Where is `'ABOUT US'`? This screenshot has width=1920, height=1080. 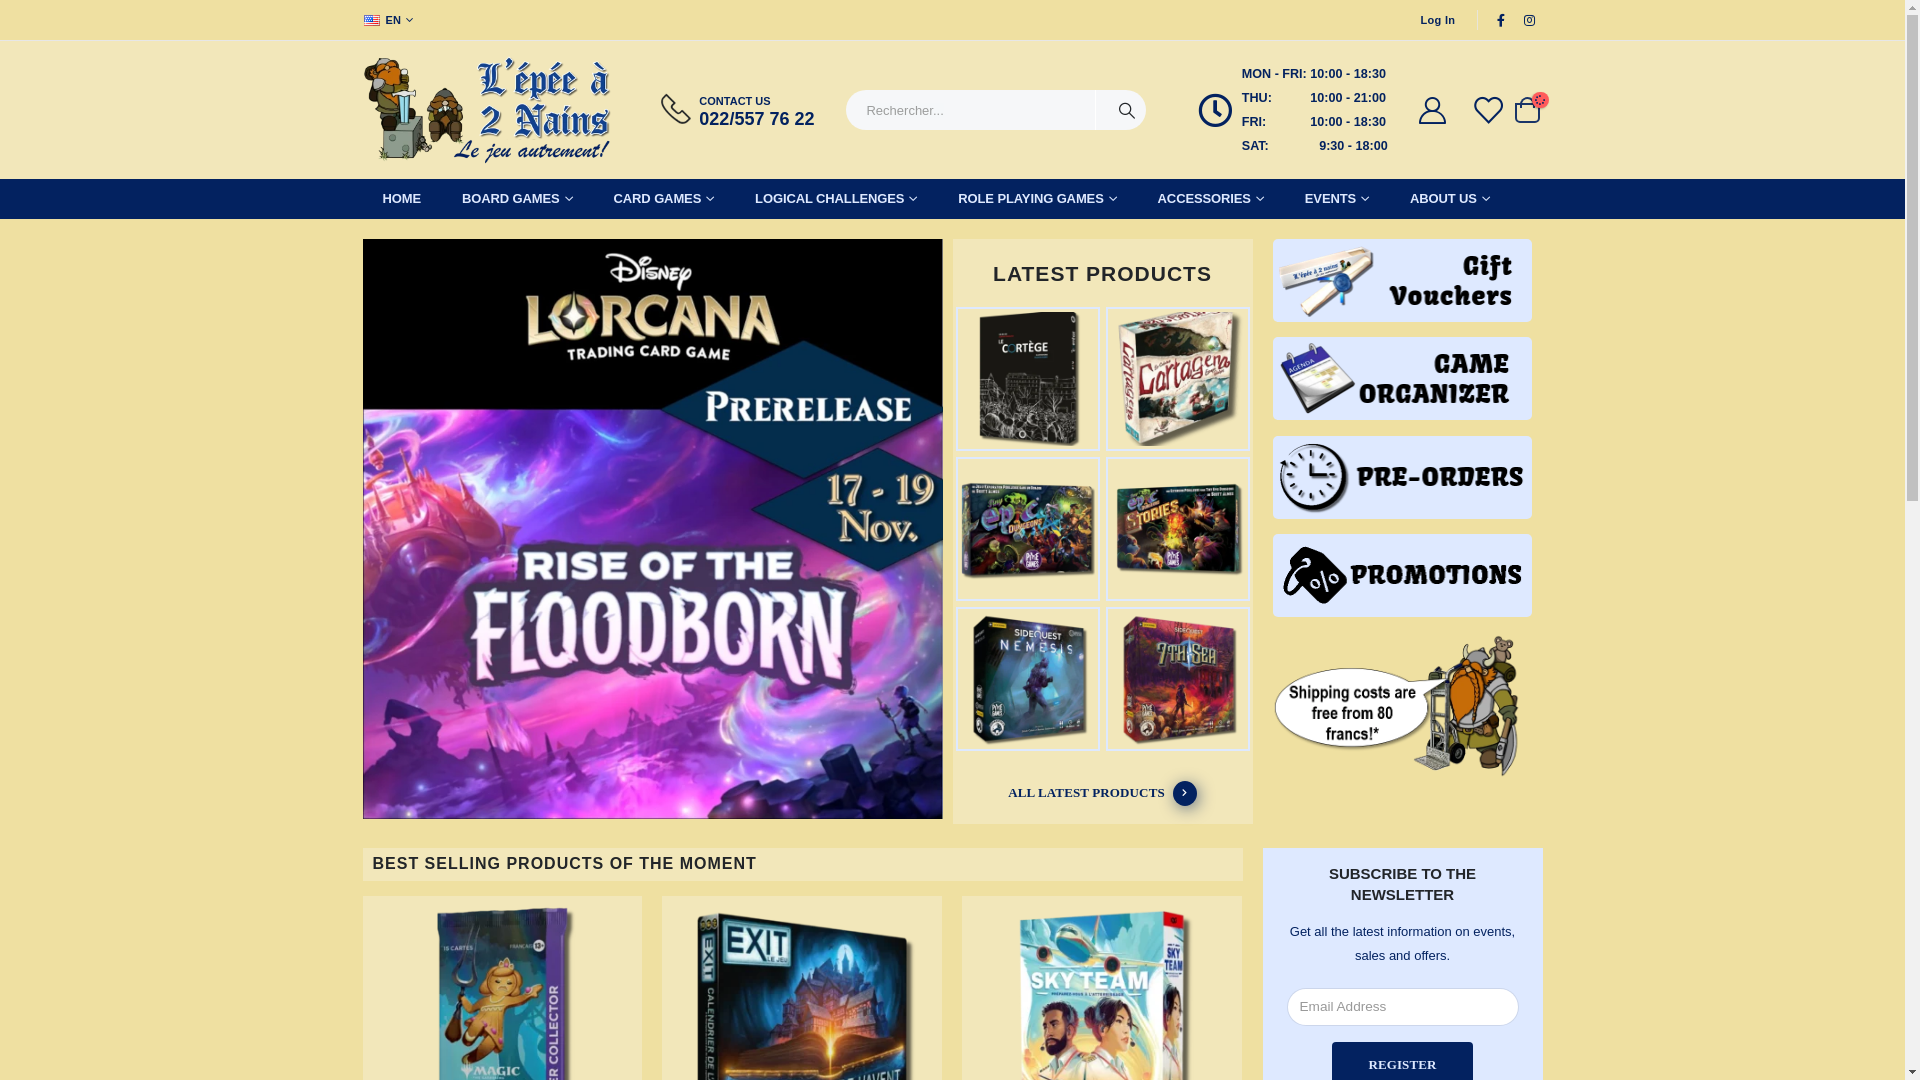
'ABOUT US' is located at coordinates (1449, 199).